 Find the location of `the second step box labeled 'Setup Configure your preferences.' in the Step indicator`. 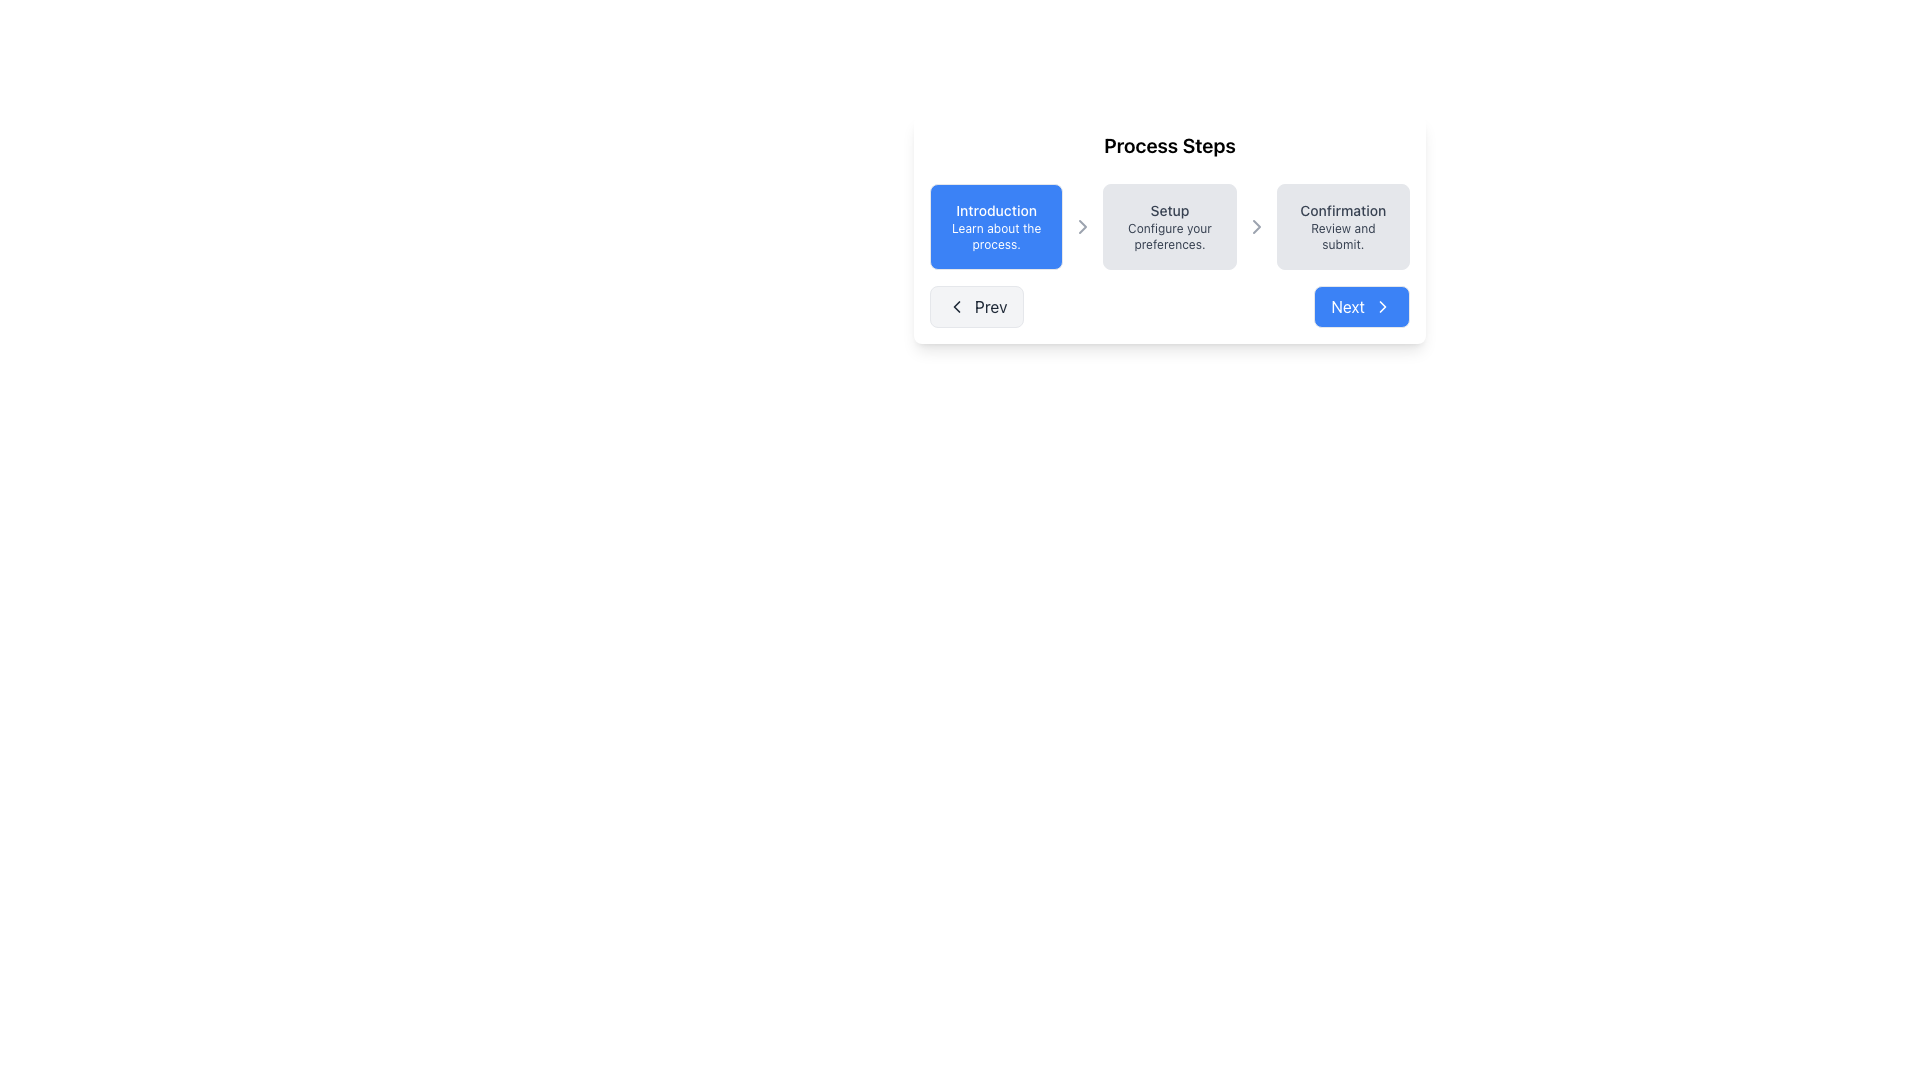

the second step box labeled 'Setup Configure your preferences.' in the Step indicator is located at coordinates (1170, 226).